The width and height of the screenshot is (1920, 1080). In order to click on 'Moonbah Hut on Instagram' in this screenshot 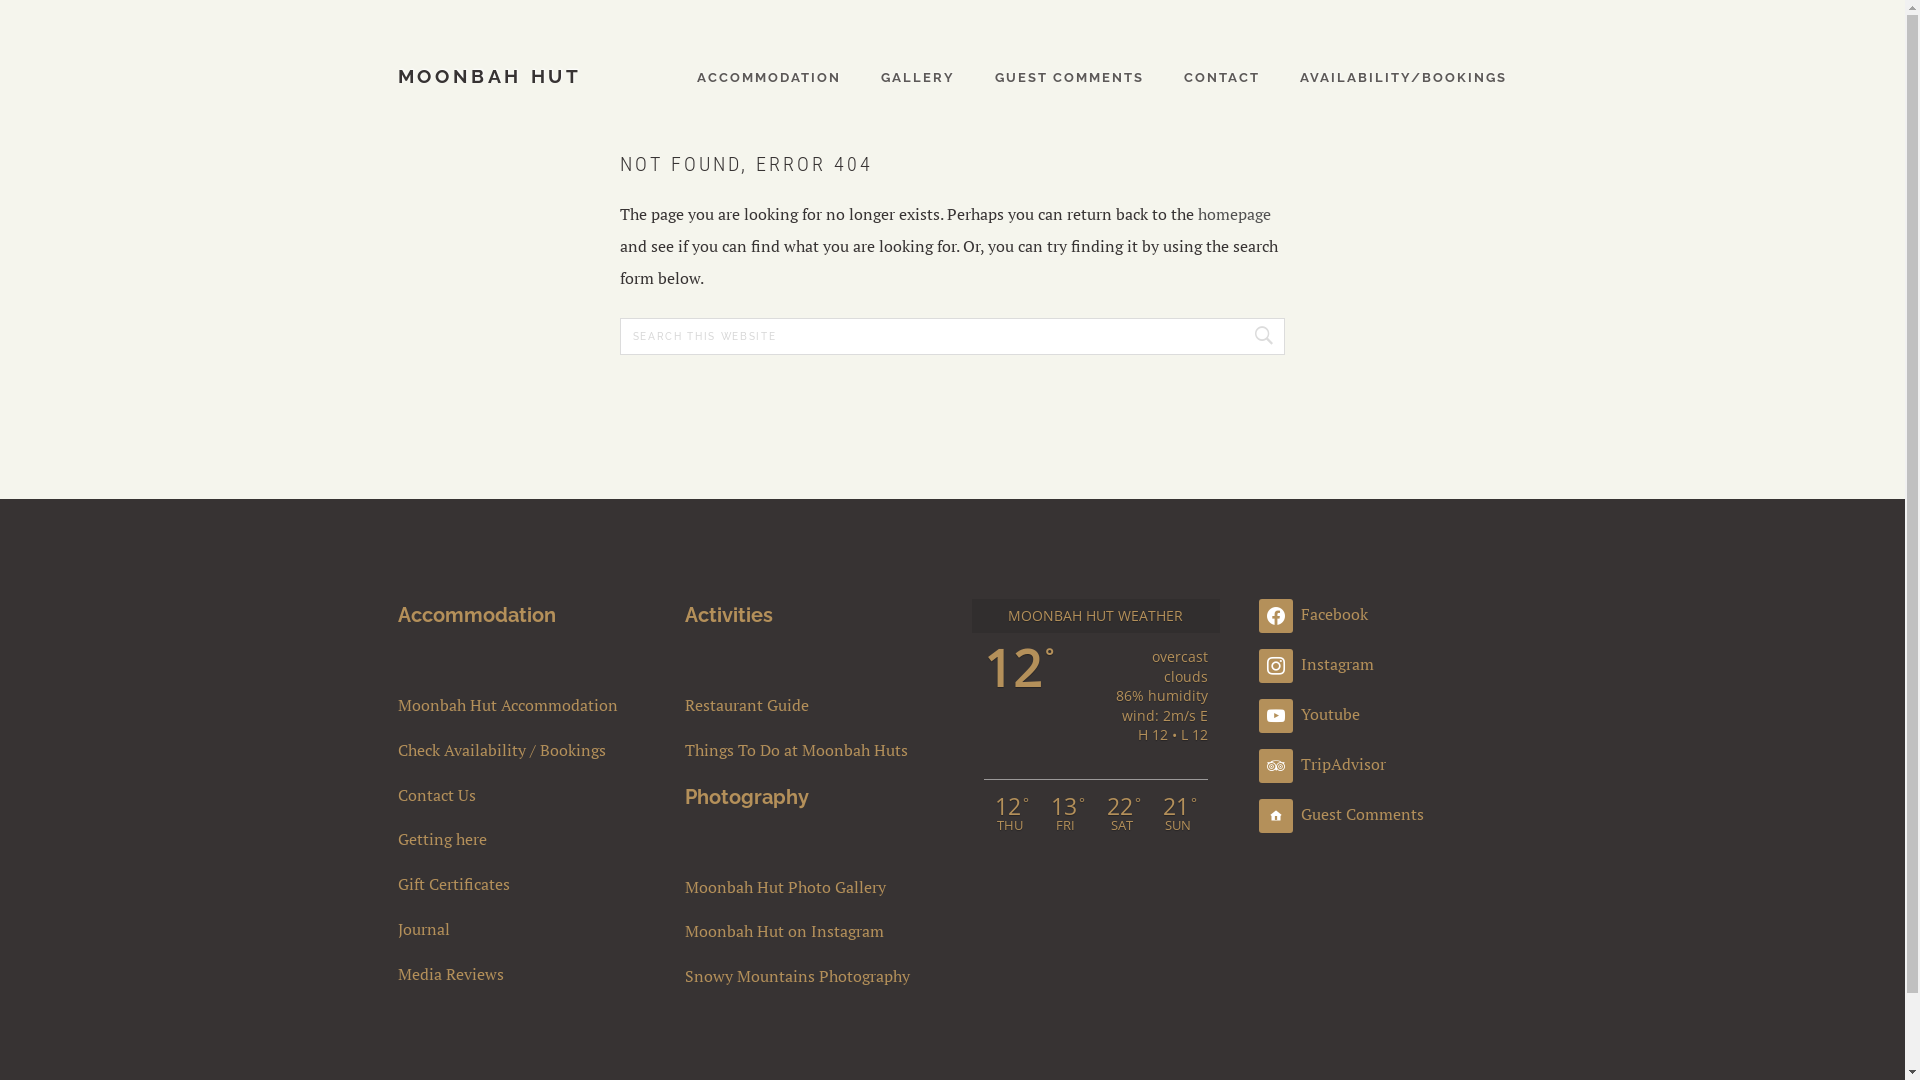, I will do `click(809, 931)`.